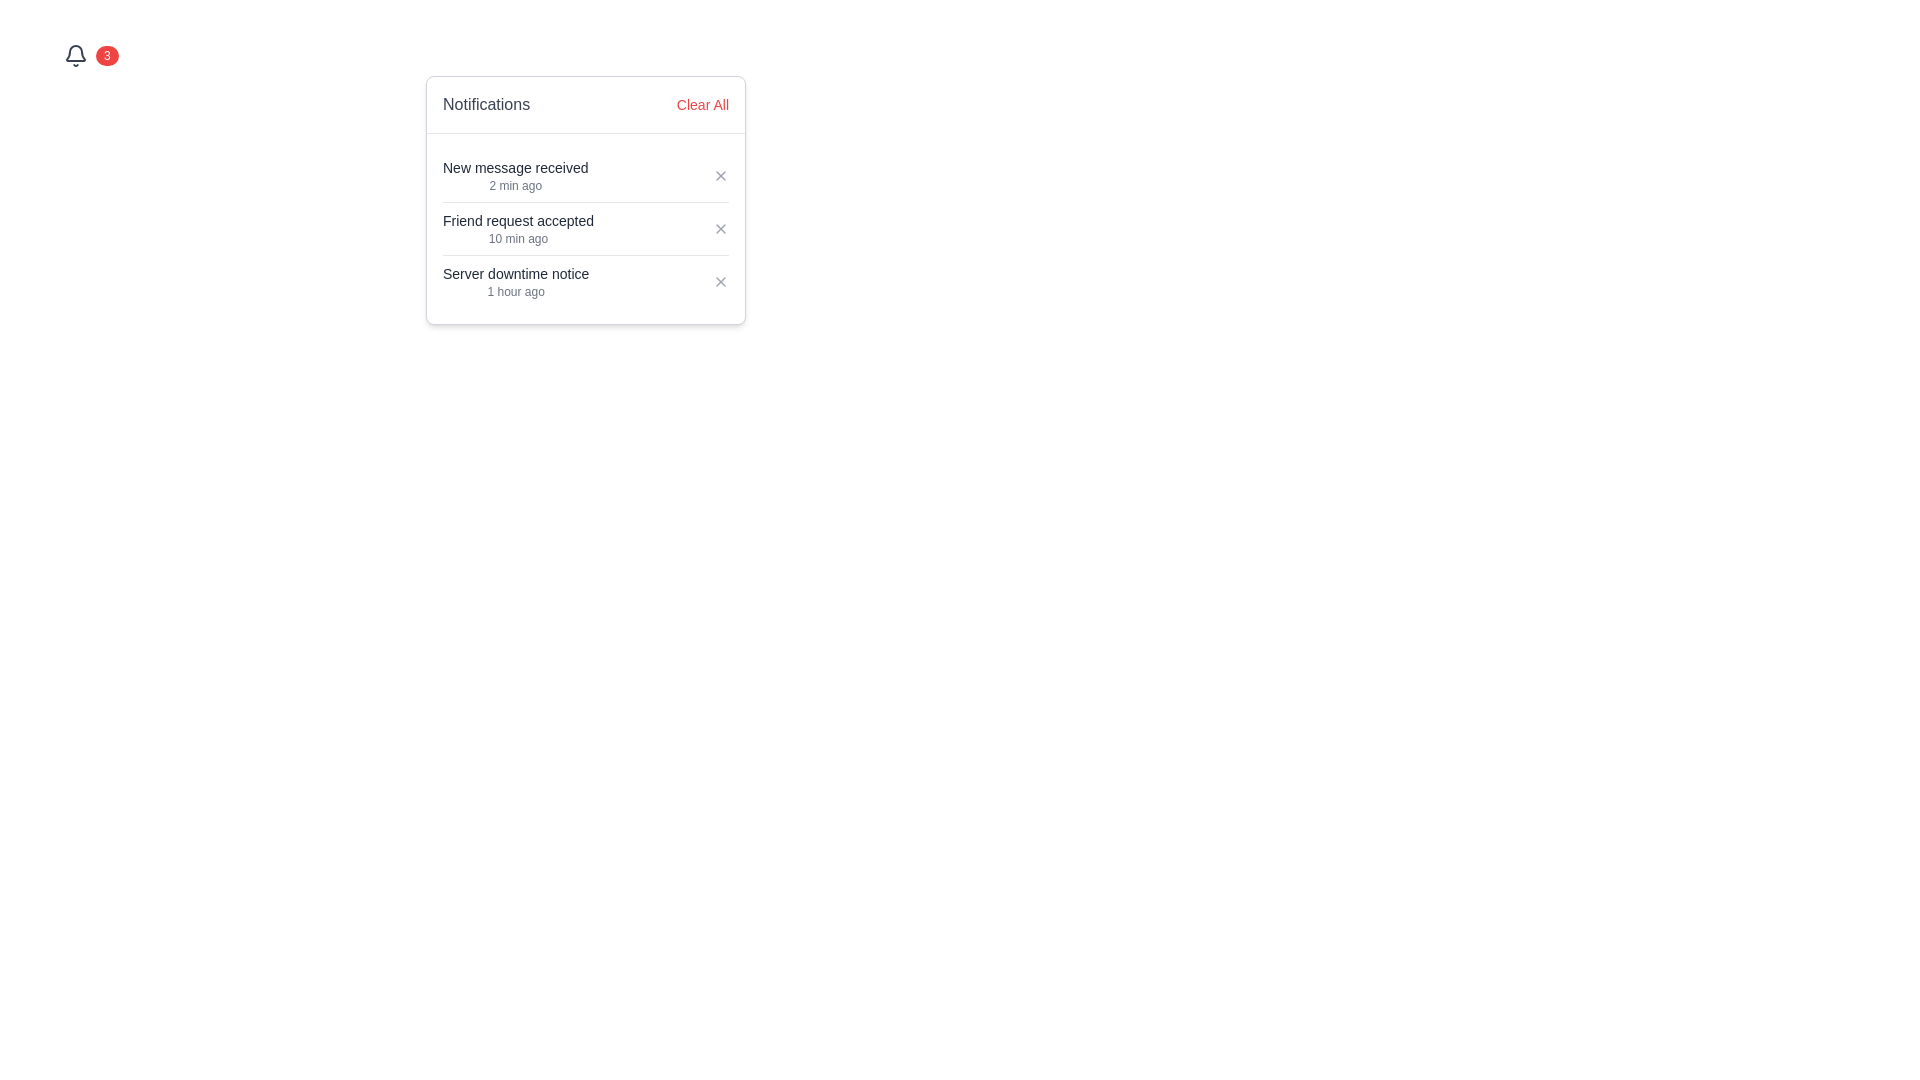 Image resolution: width=1920 pixels, height=1080 pixels. Describe the element at coordinates (515, 185) in the screenshot. I see `the timestamp text that displays the relative time when a notification was received, located in the notification card under the 'New message received' title` at that location.